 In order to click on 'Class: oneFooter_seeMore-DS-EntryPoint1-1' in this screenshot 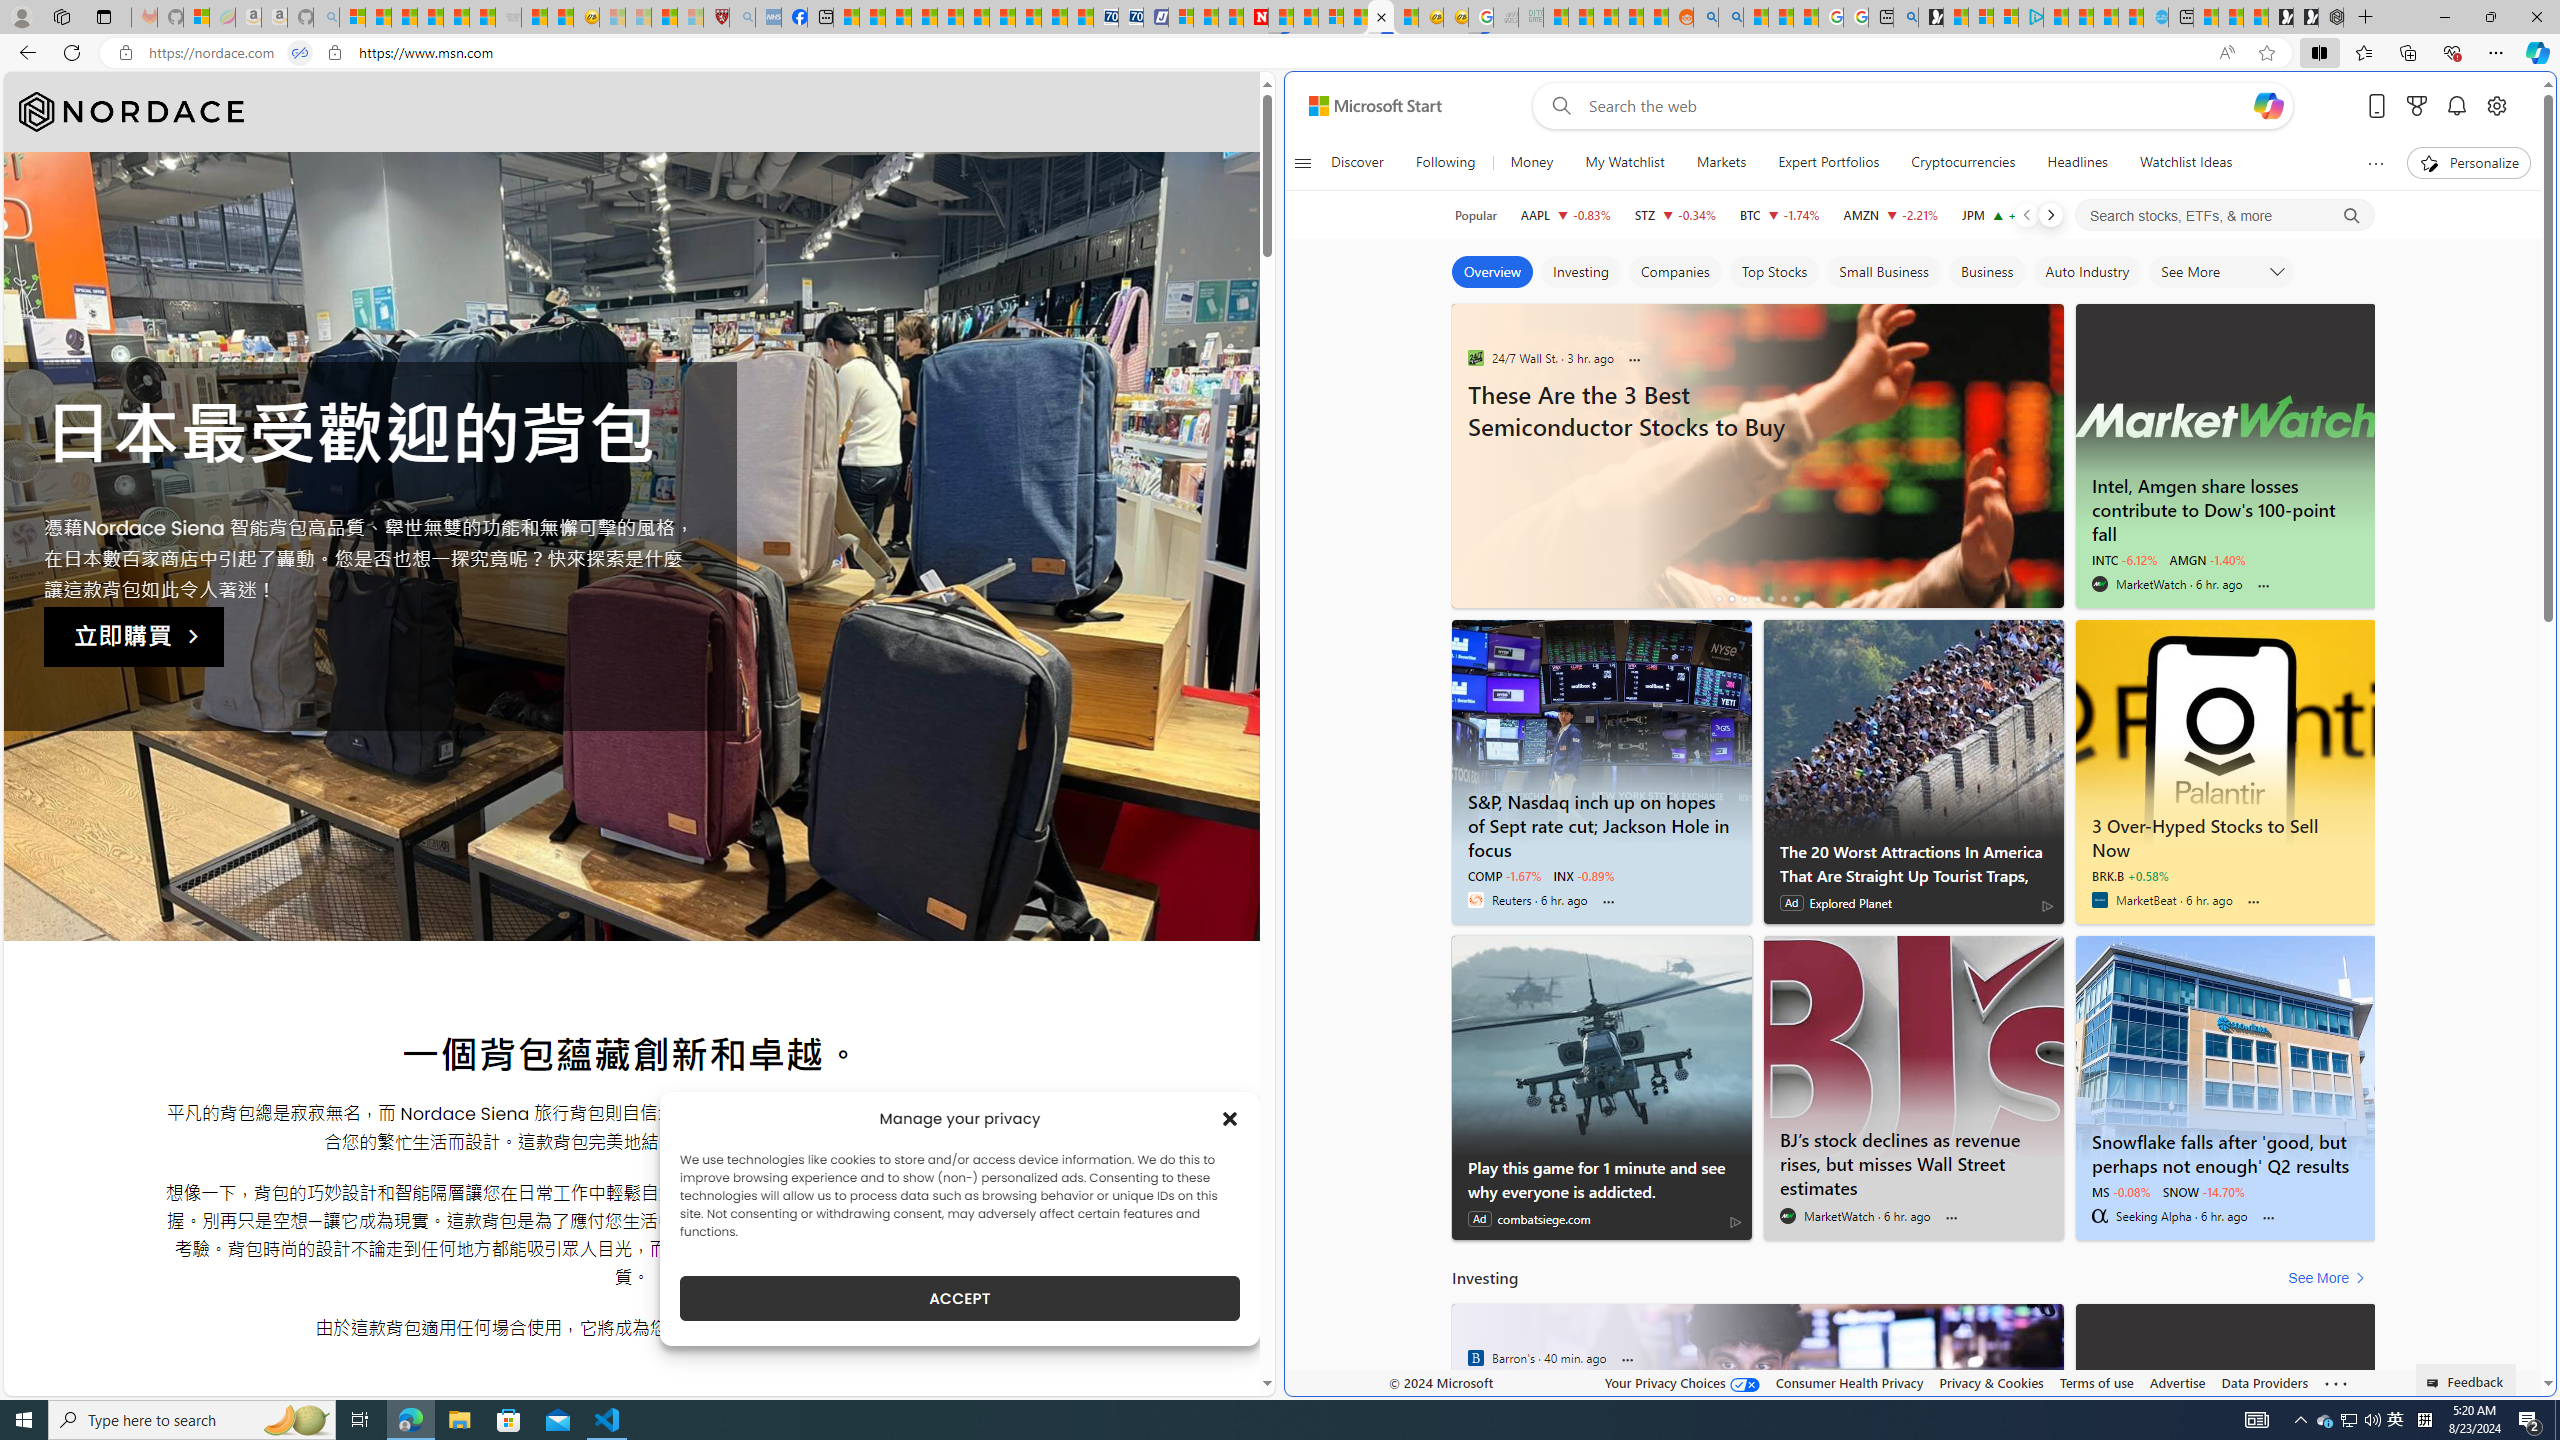, I will do `click(2335, 1382)`.